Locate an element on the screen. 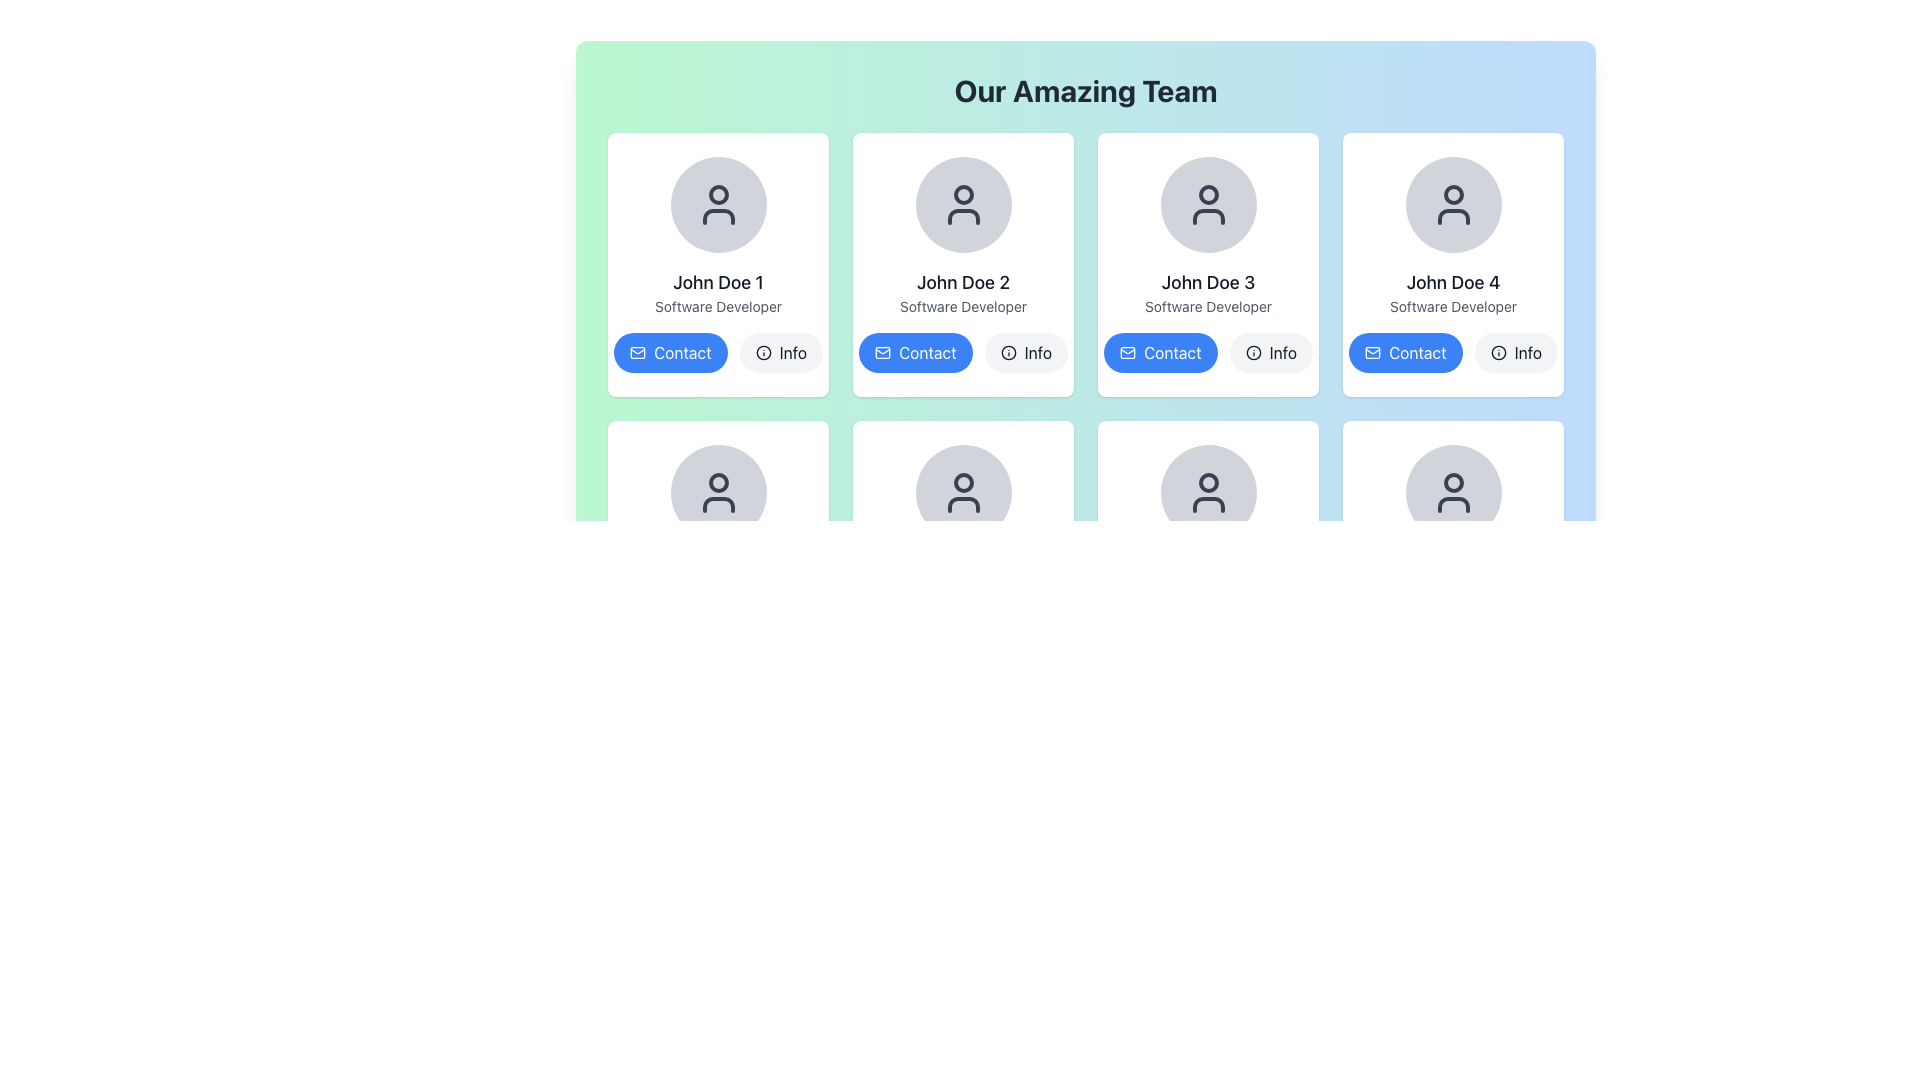 Image resolution: width=1920 pixels, height=1080 pixels. the circular 'Info' icon component adjacent to the 'Contact' button in the profile card of 'John Doe 3', which is the third card in the first row of the grid layout is located at coordinates (1252, 352).